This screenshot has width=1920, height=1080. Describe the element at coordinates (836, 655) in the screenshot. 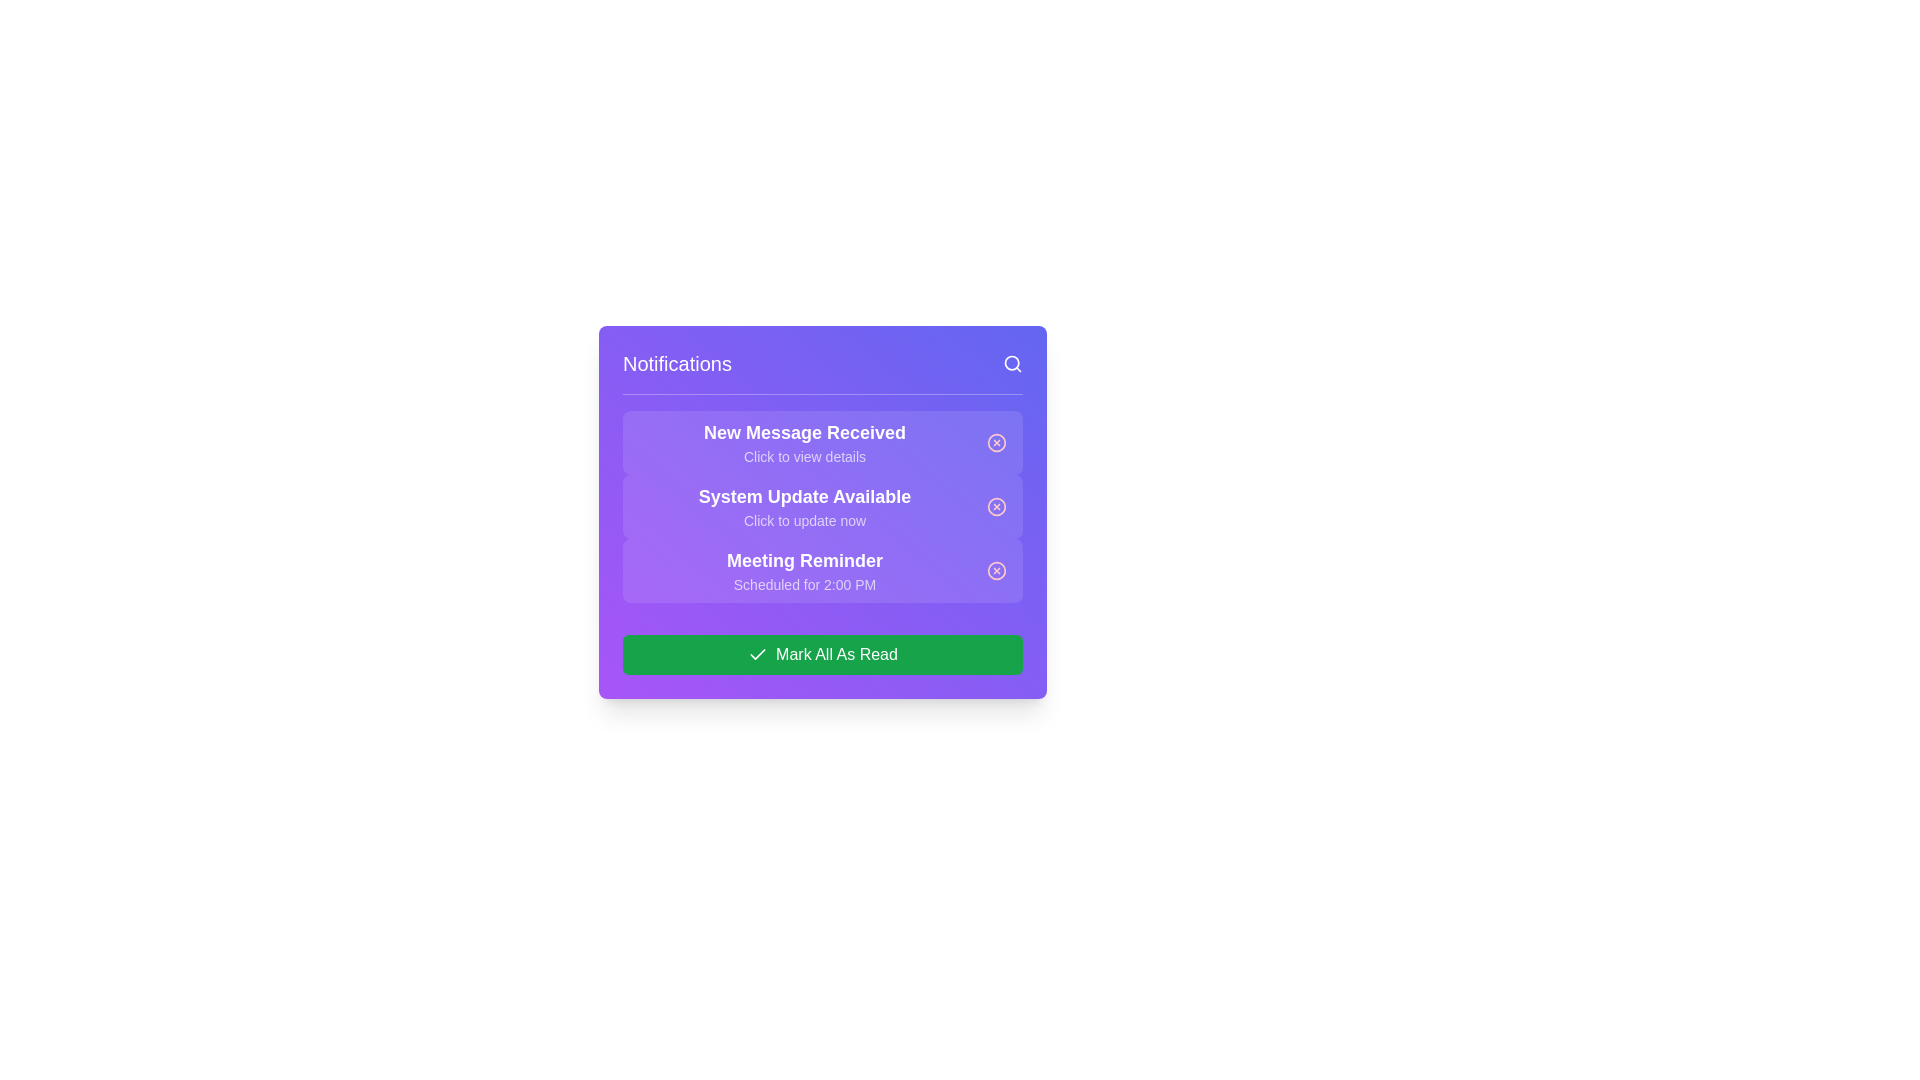

I see `the text label of the button that marks all items in the notification panel as read, located at the bottom of the panel next to the check icon` at that location.